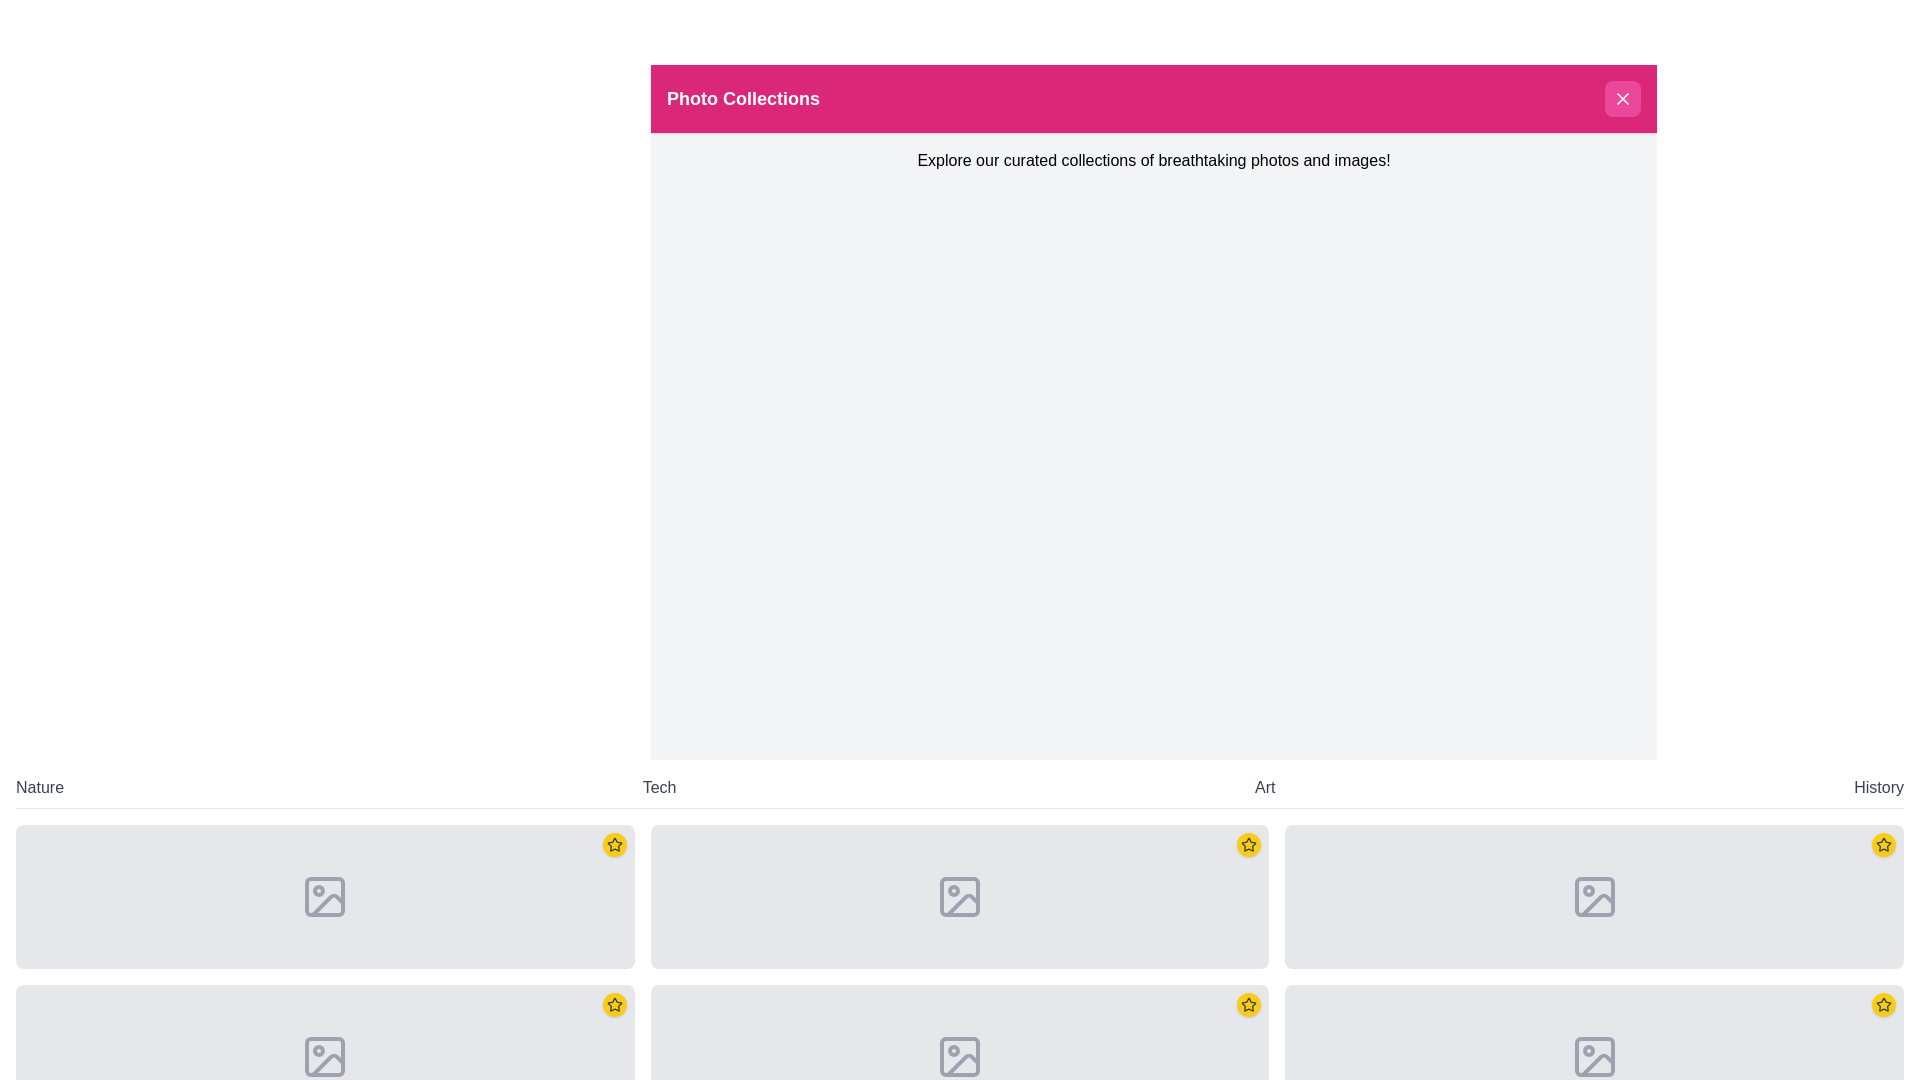 The image size is (1920, 1080). I want to click on the Star icon located at the top-right corner of the card in the second row of the grid layout under the 'Tech' category, so click(613, 844).